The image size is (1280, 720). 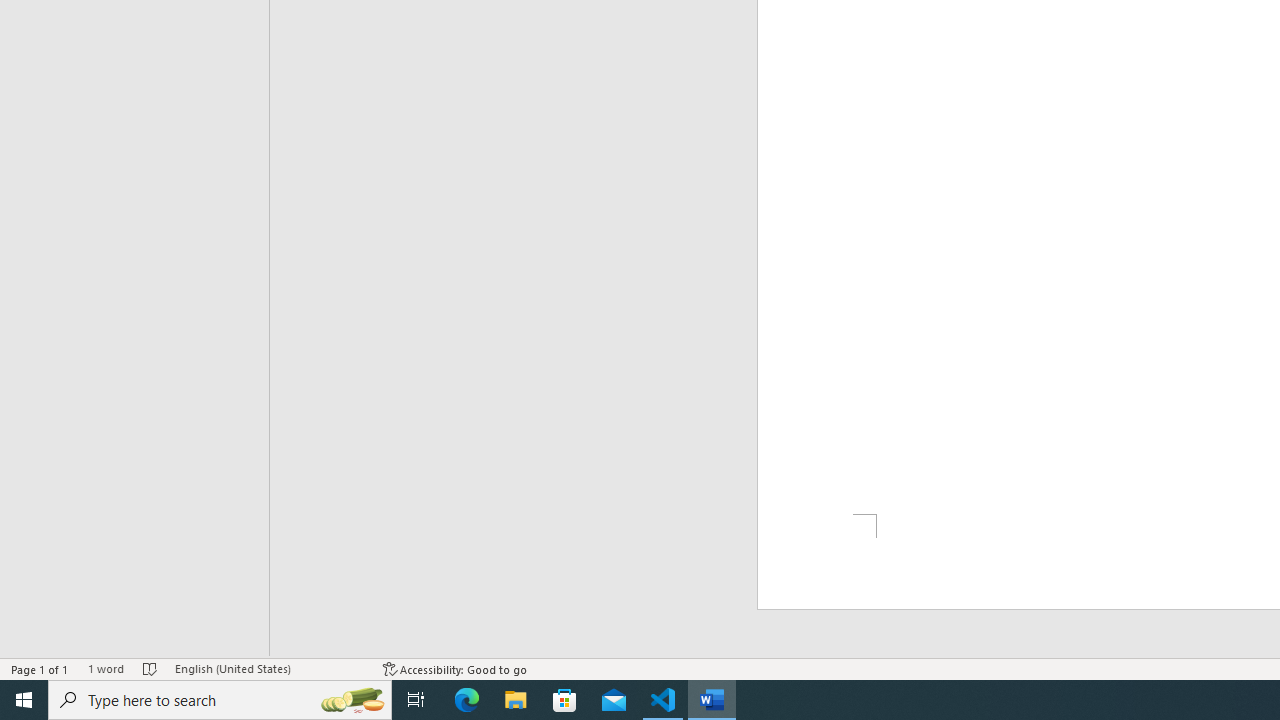 What do you see at coordinates (149, 669) in the screenshot?
I see `'Spelling and Grammar Check No Errors'` at bounding box center [149, 669].